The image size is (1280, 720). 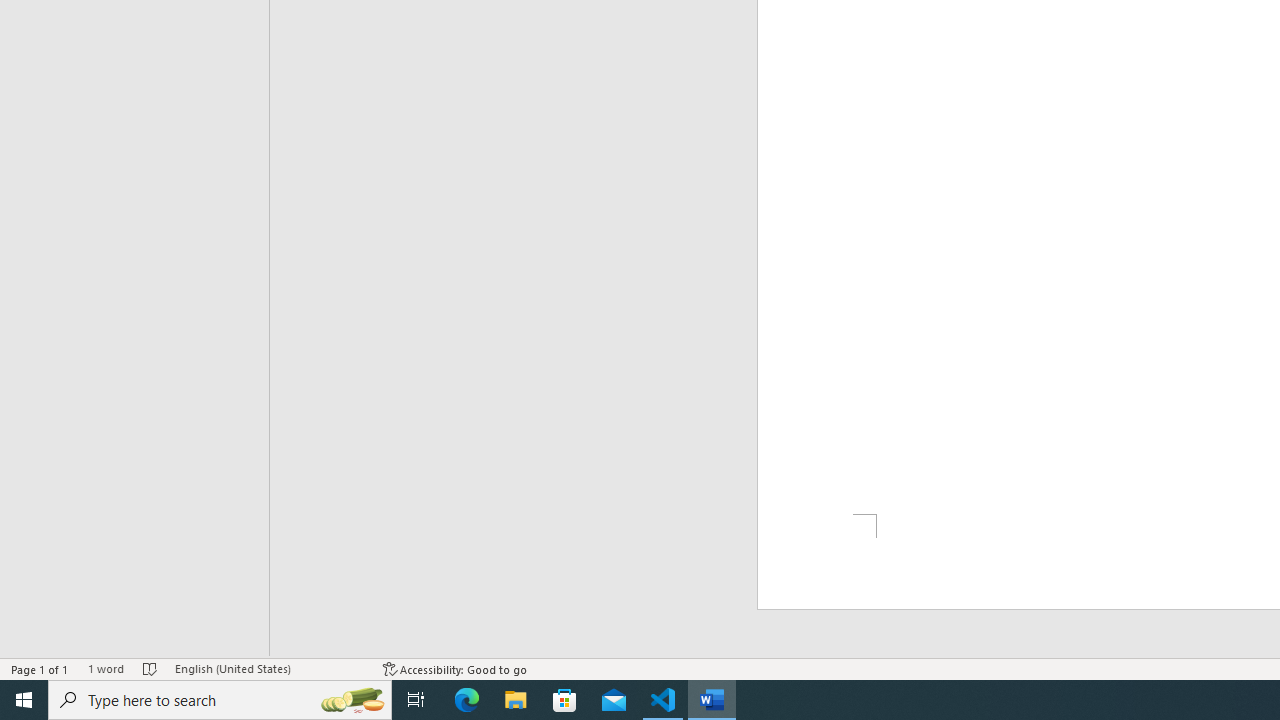 What do you see at coordinates (149, 669) in the screenshot?
I see `'Spelling and Grammar Check No Errors'` at bounding box center [149, 669].